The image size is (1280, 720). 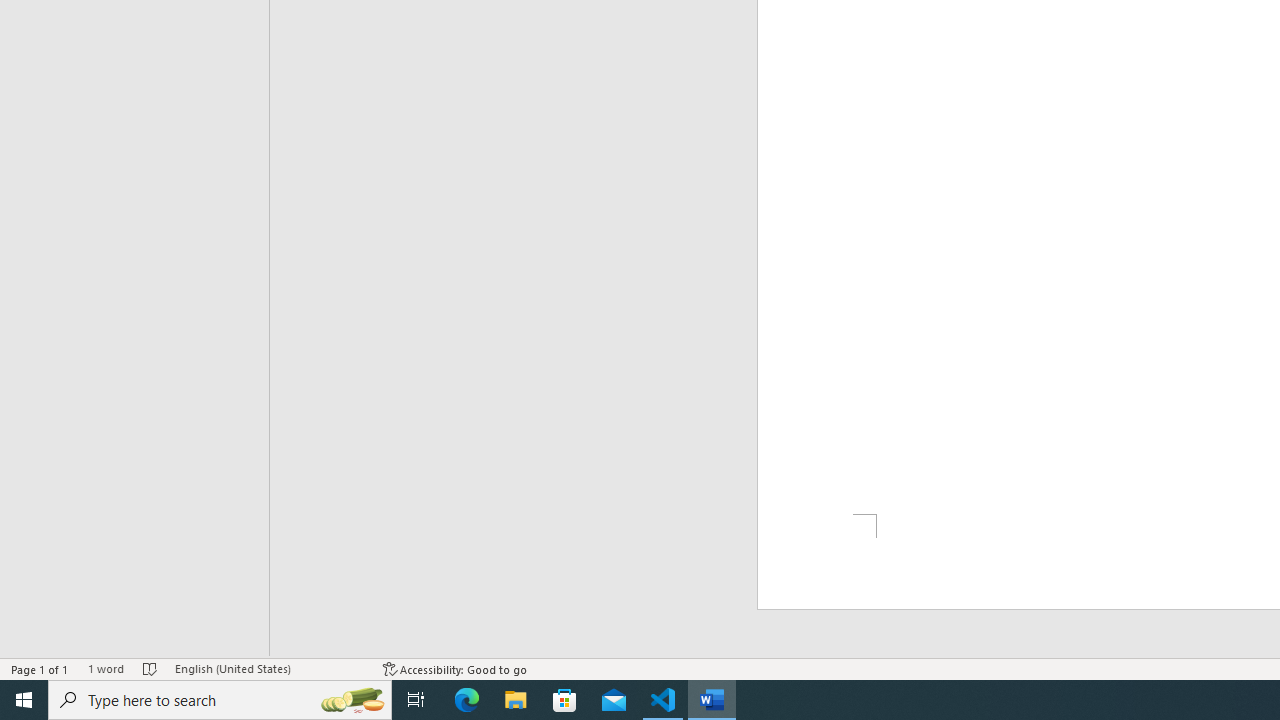 What do you see at coordinates (149, 669) in the screenshot?
I see `'Spelling and Grammar Check No Errors'` at bounding box center [149, 669].